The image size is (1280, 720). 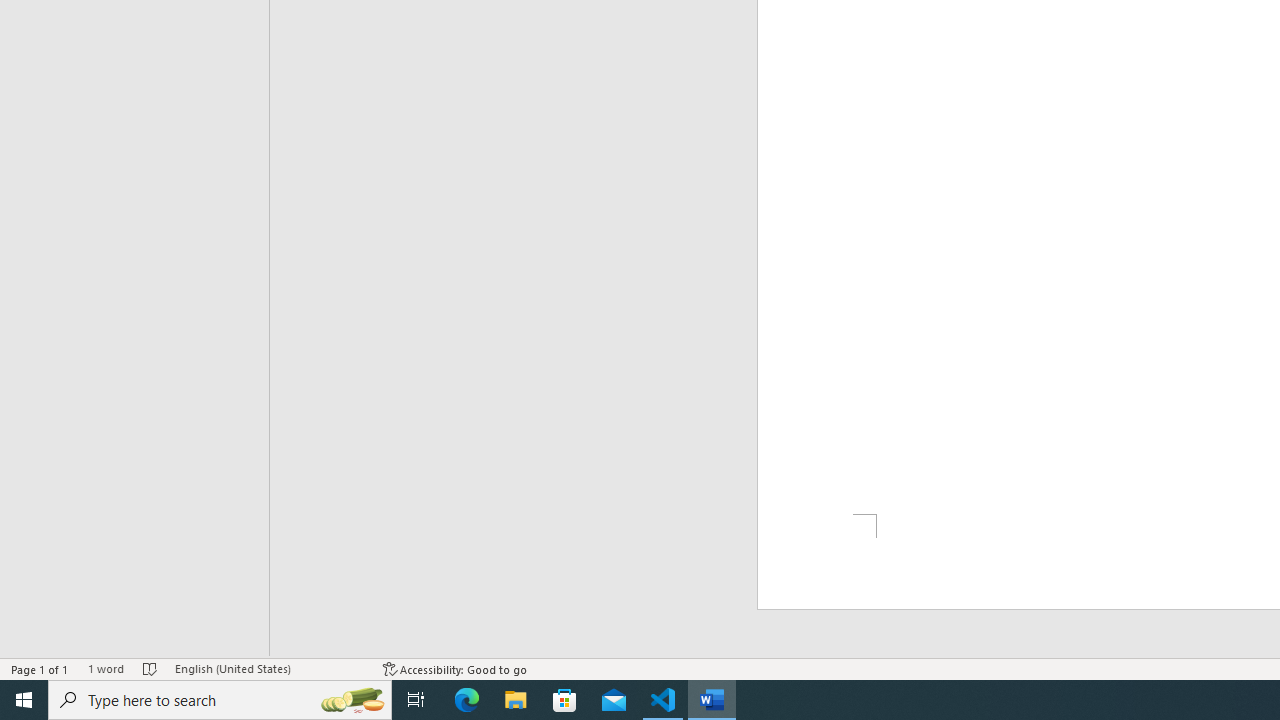 What do you see at coordinates (149, 669) in the screenshot?
I see `'Spelling and Grammar Check No Errors'` at bounding box center [149, 669].